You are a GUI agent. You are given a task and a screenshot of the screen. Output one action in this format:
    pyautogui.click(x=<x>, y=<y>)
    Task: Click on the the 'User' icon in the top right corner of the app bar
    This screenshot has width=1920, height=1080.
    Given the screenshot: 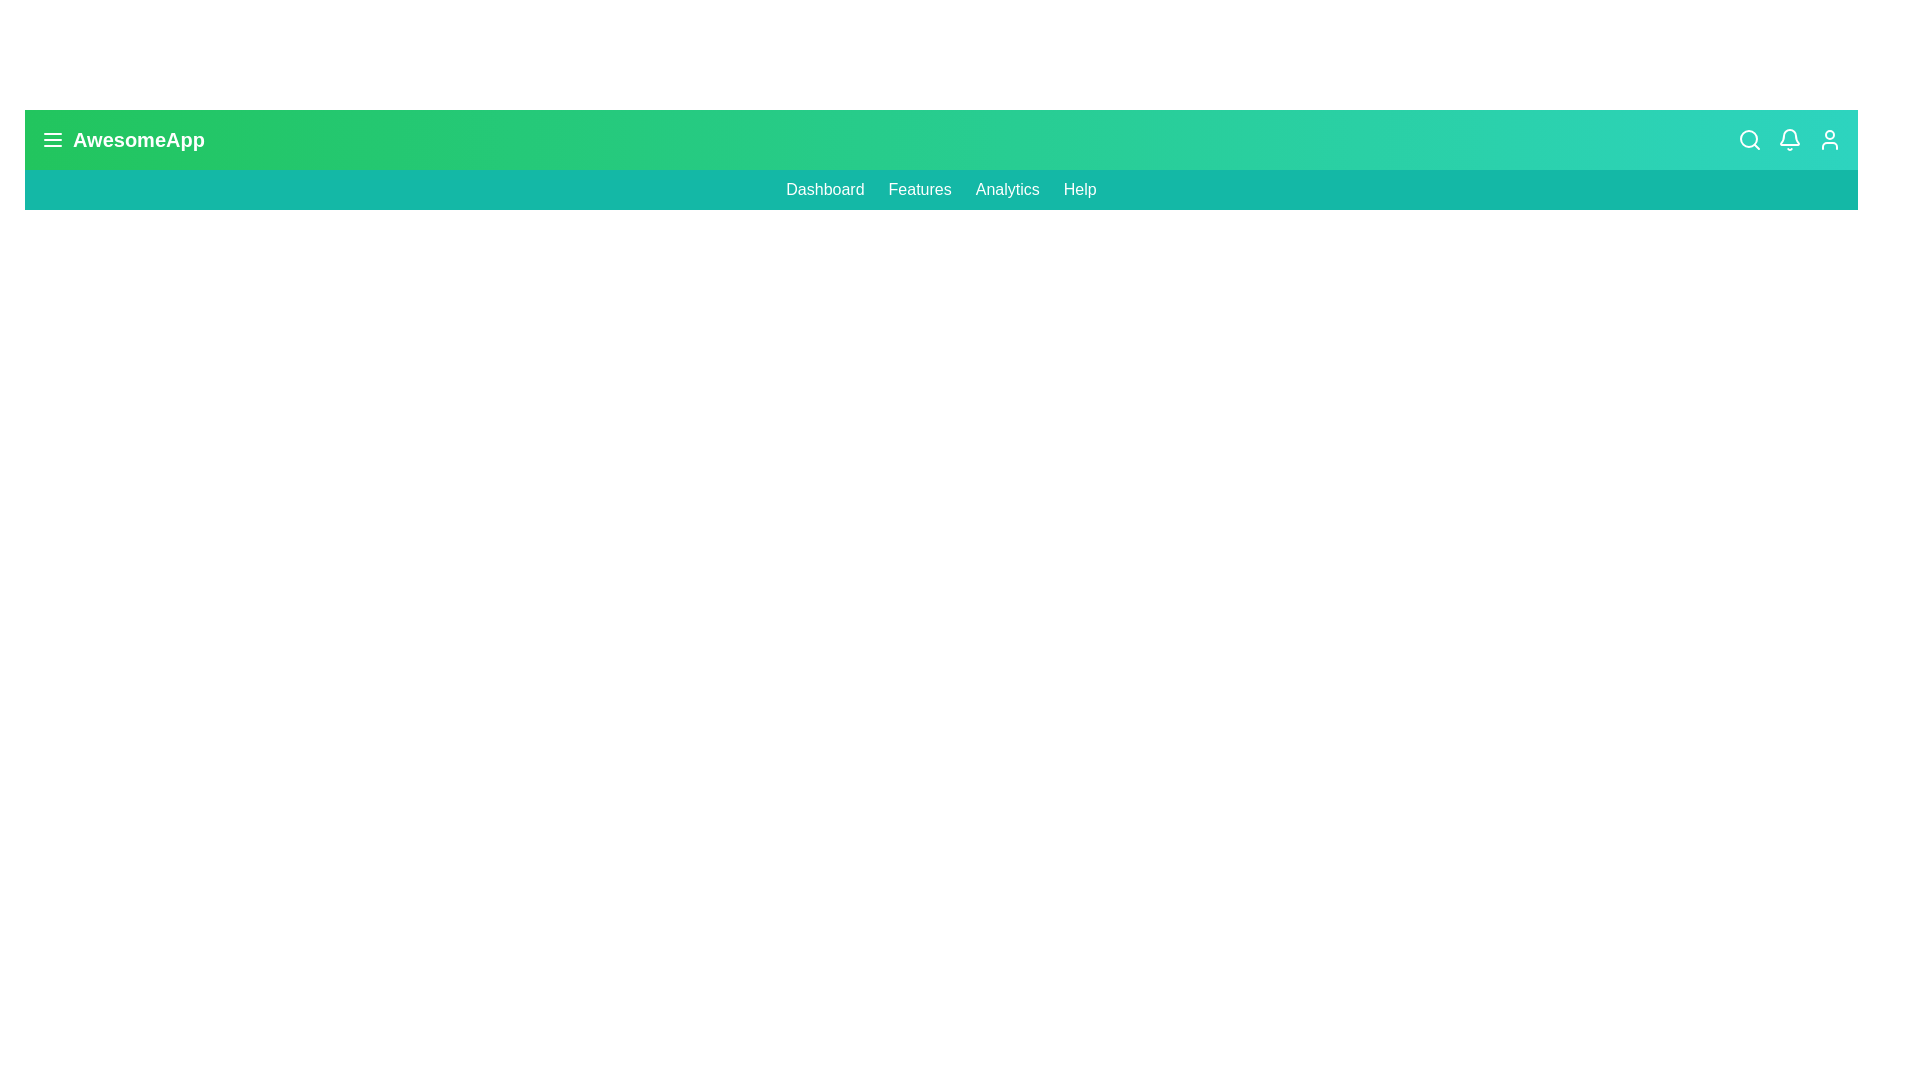 What is the action you would take?
    pyautogui.click(x=1829, y=138)
    